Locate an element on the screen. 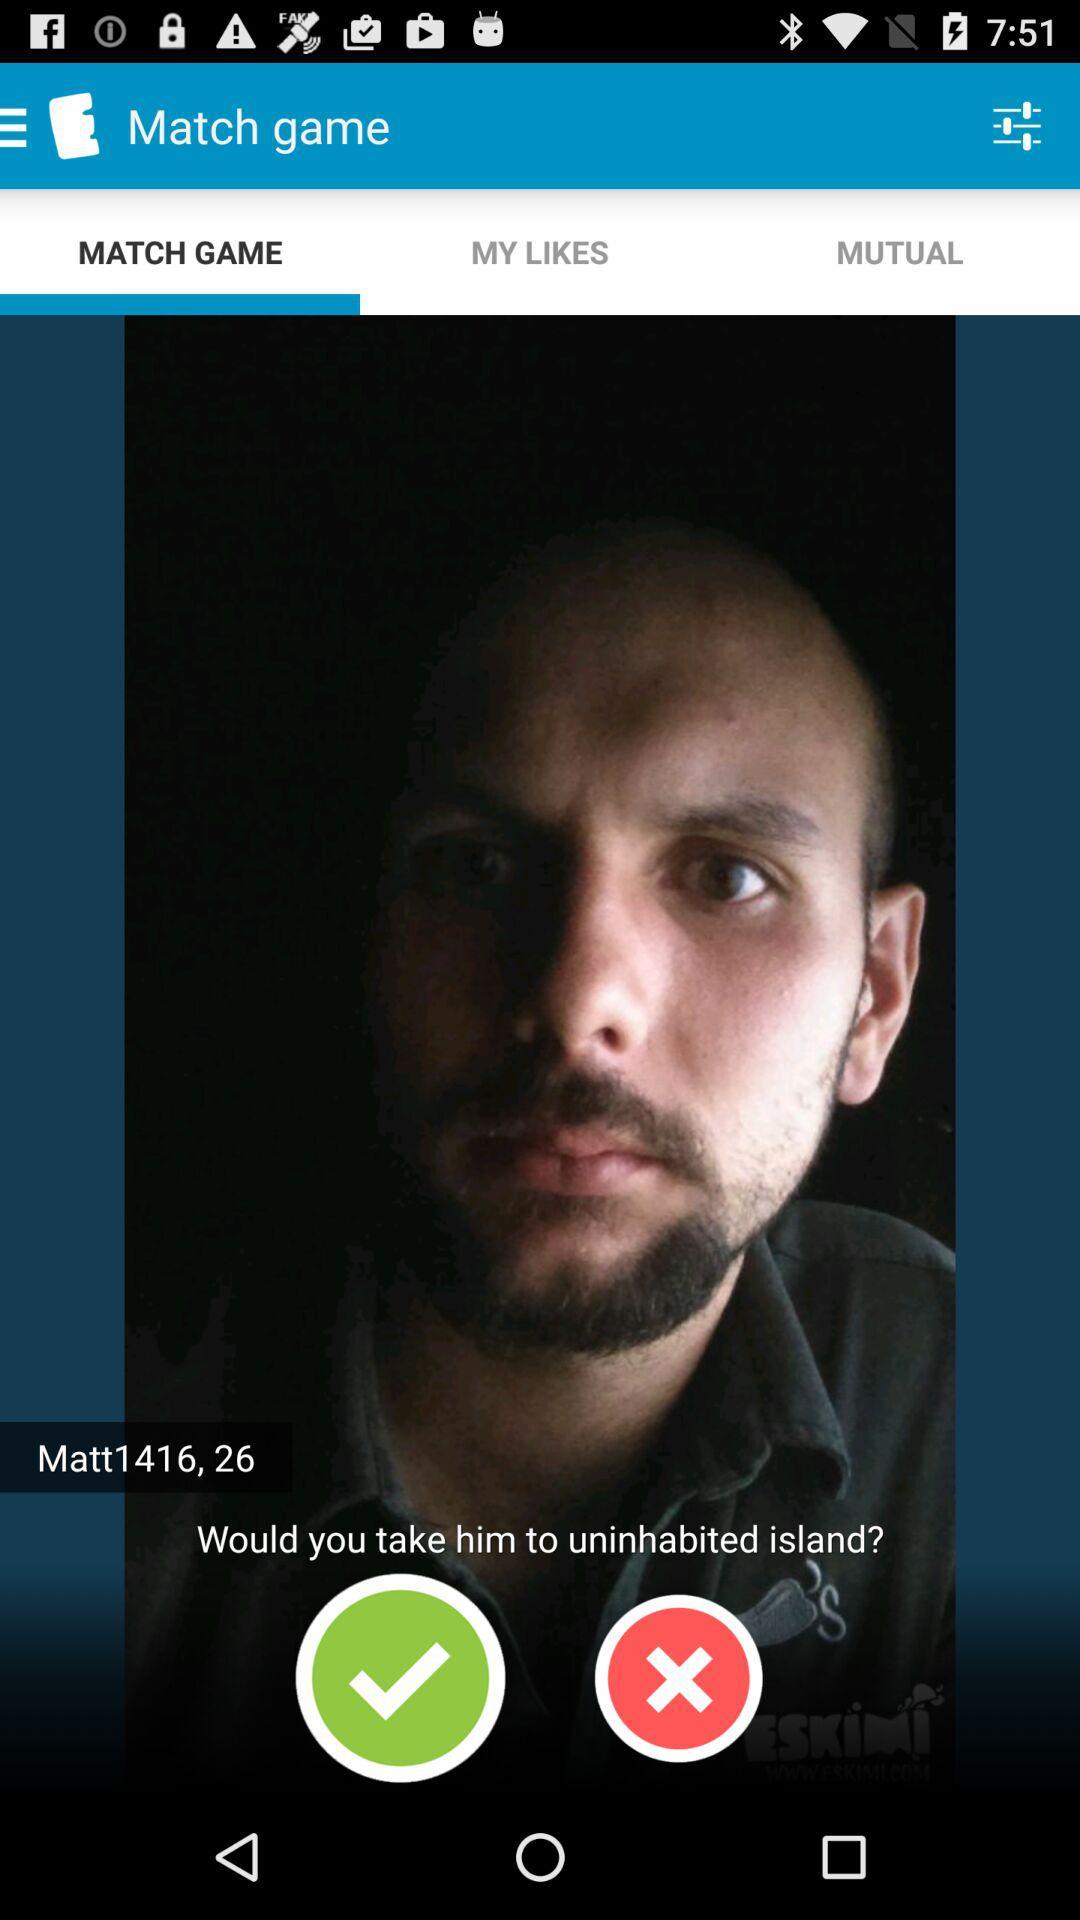 This screenshot has width=1080, height=1920. deny is located at coordinates (677, 1678).